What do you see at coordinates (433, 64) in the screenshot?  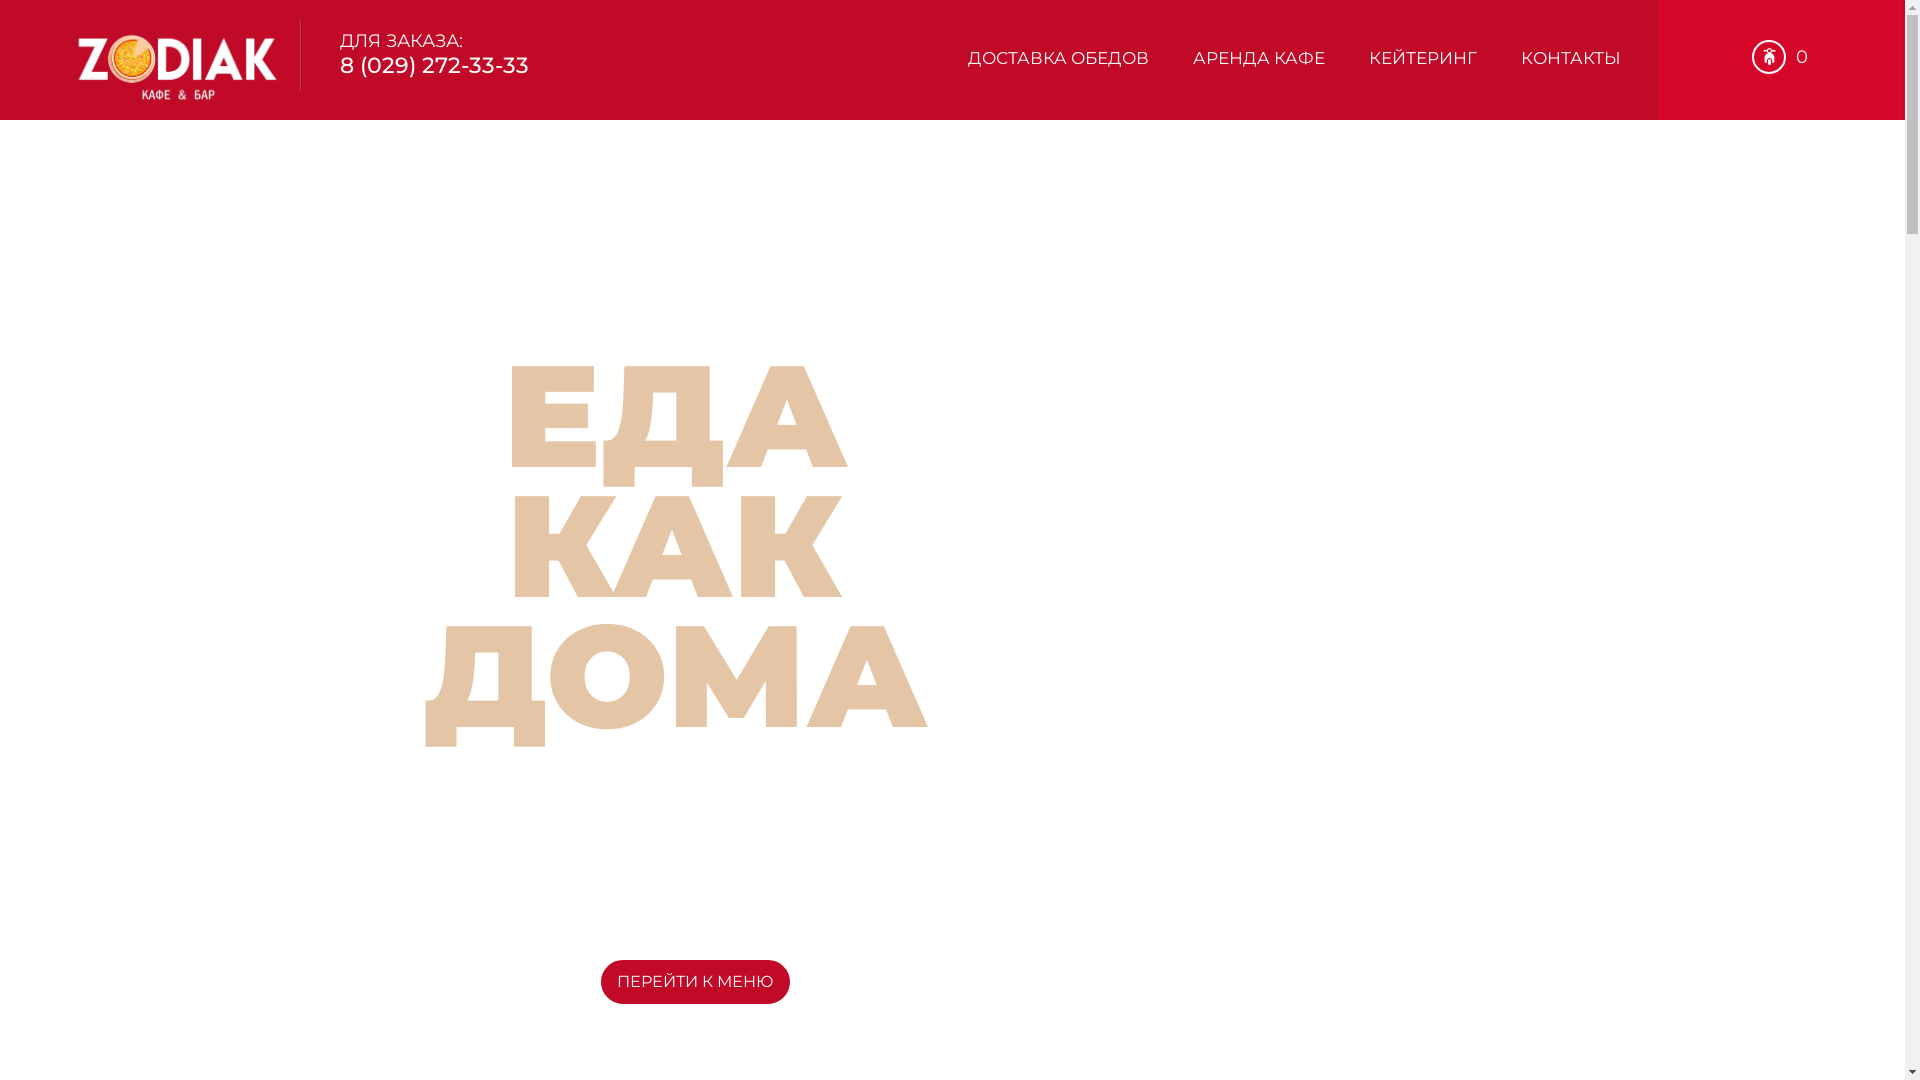 I see `'8 (029) 272-33-33'` at bounding box center [433, 64].